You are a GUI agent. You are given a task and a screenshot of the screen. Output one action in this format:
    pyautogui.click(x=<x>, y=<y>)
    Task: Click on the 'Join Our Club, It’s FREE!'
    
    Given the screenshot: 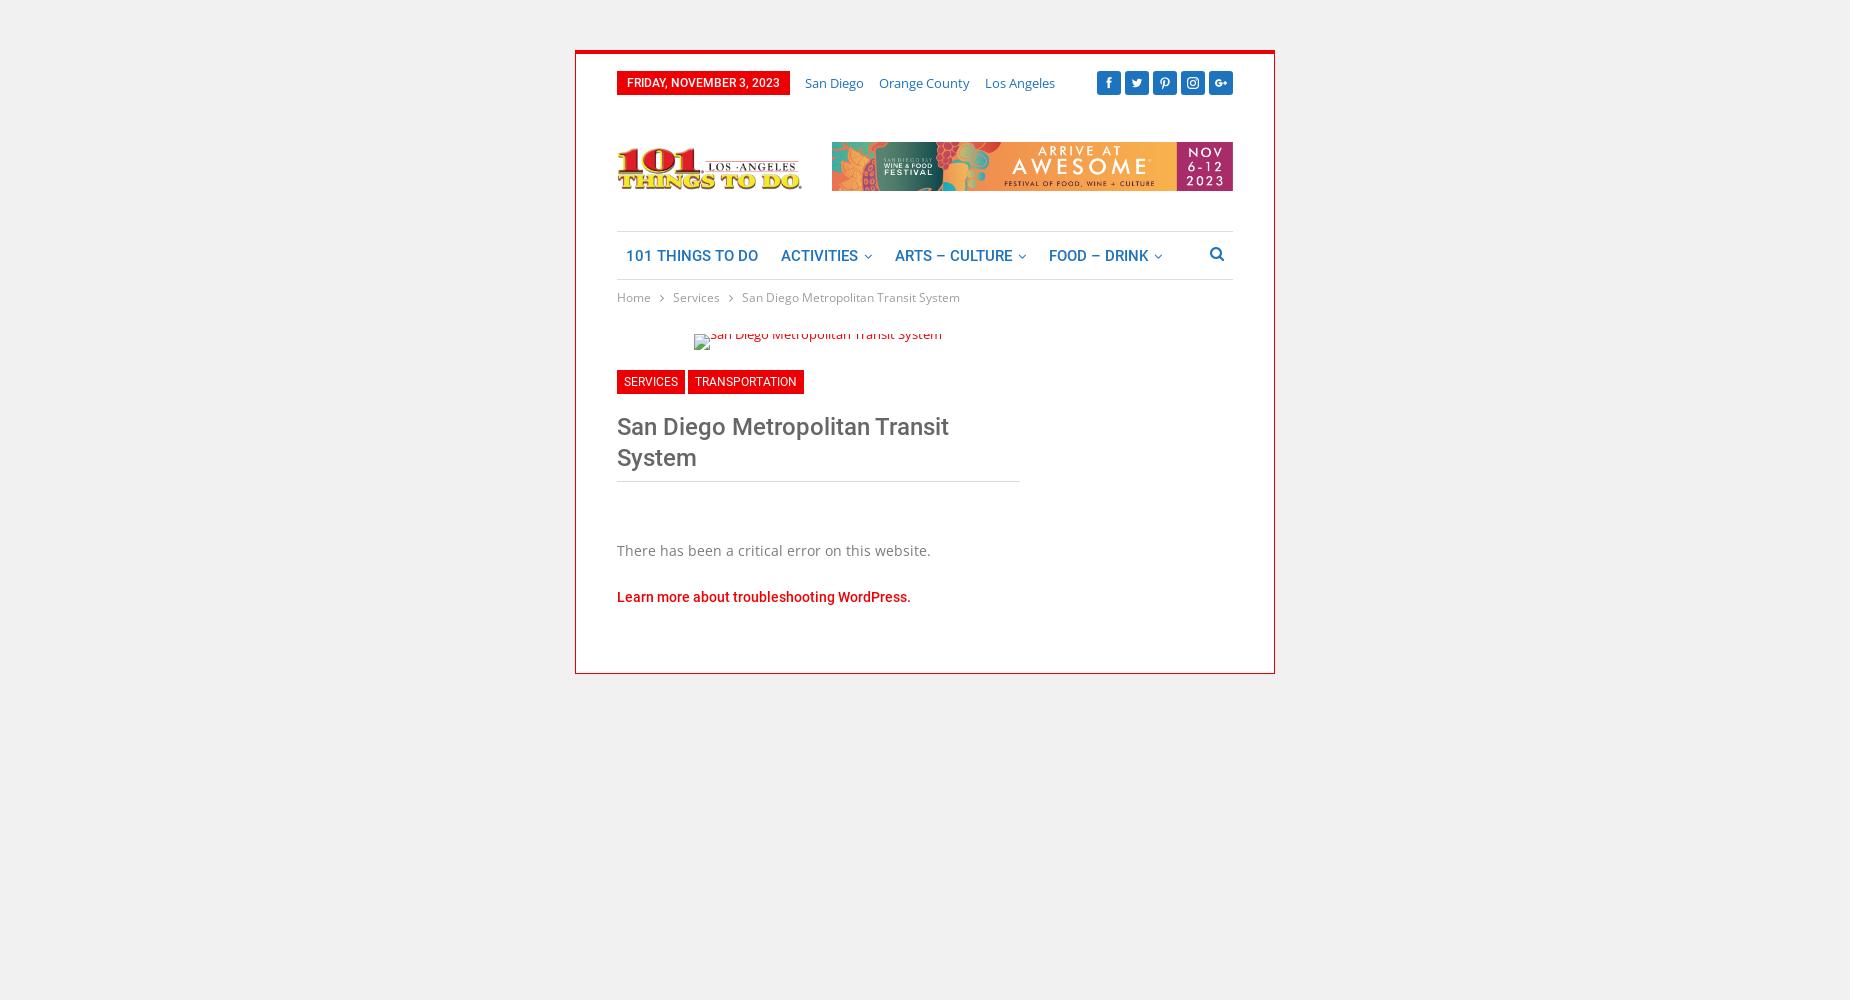 What is the action you would take?
    pyautogui.click(x=685, y=117)
    